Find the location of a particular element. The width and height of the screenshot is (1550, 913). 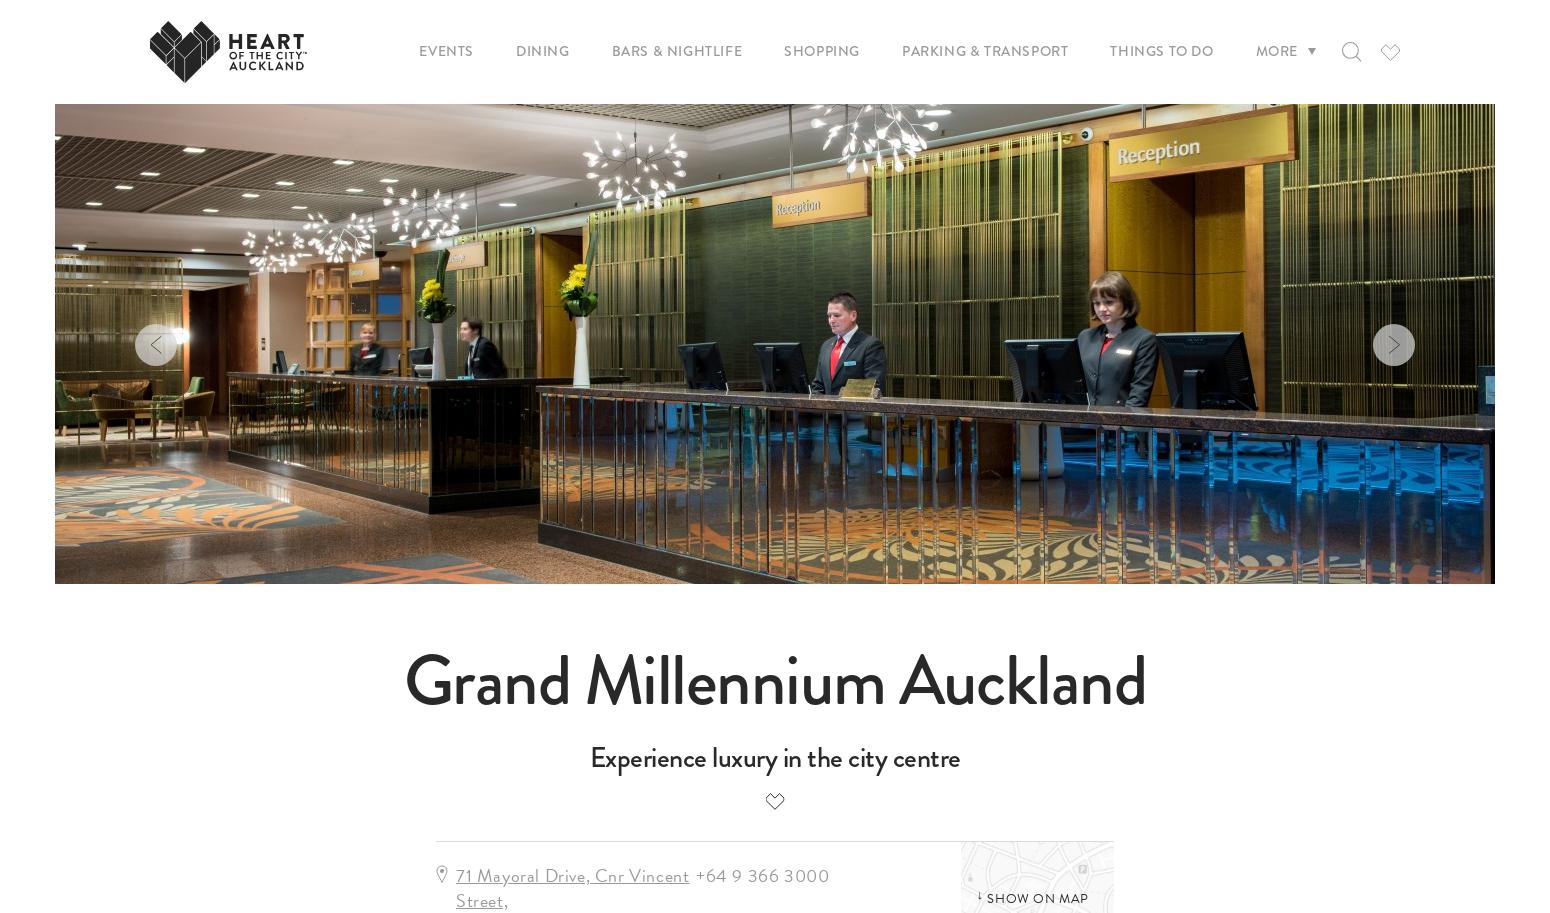

'Visit' is located at coordinates (694, 133).